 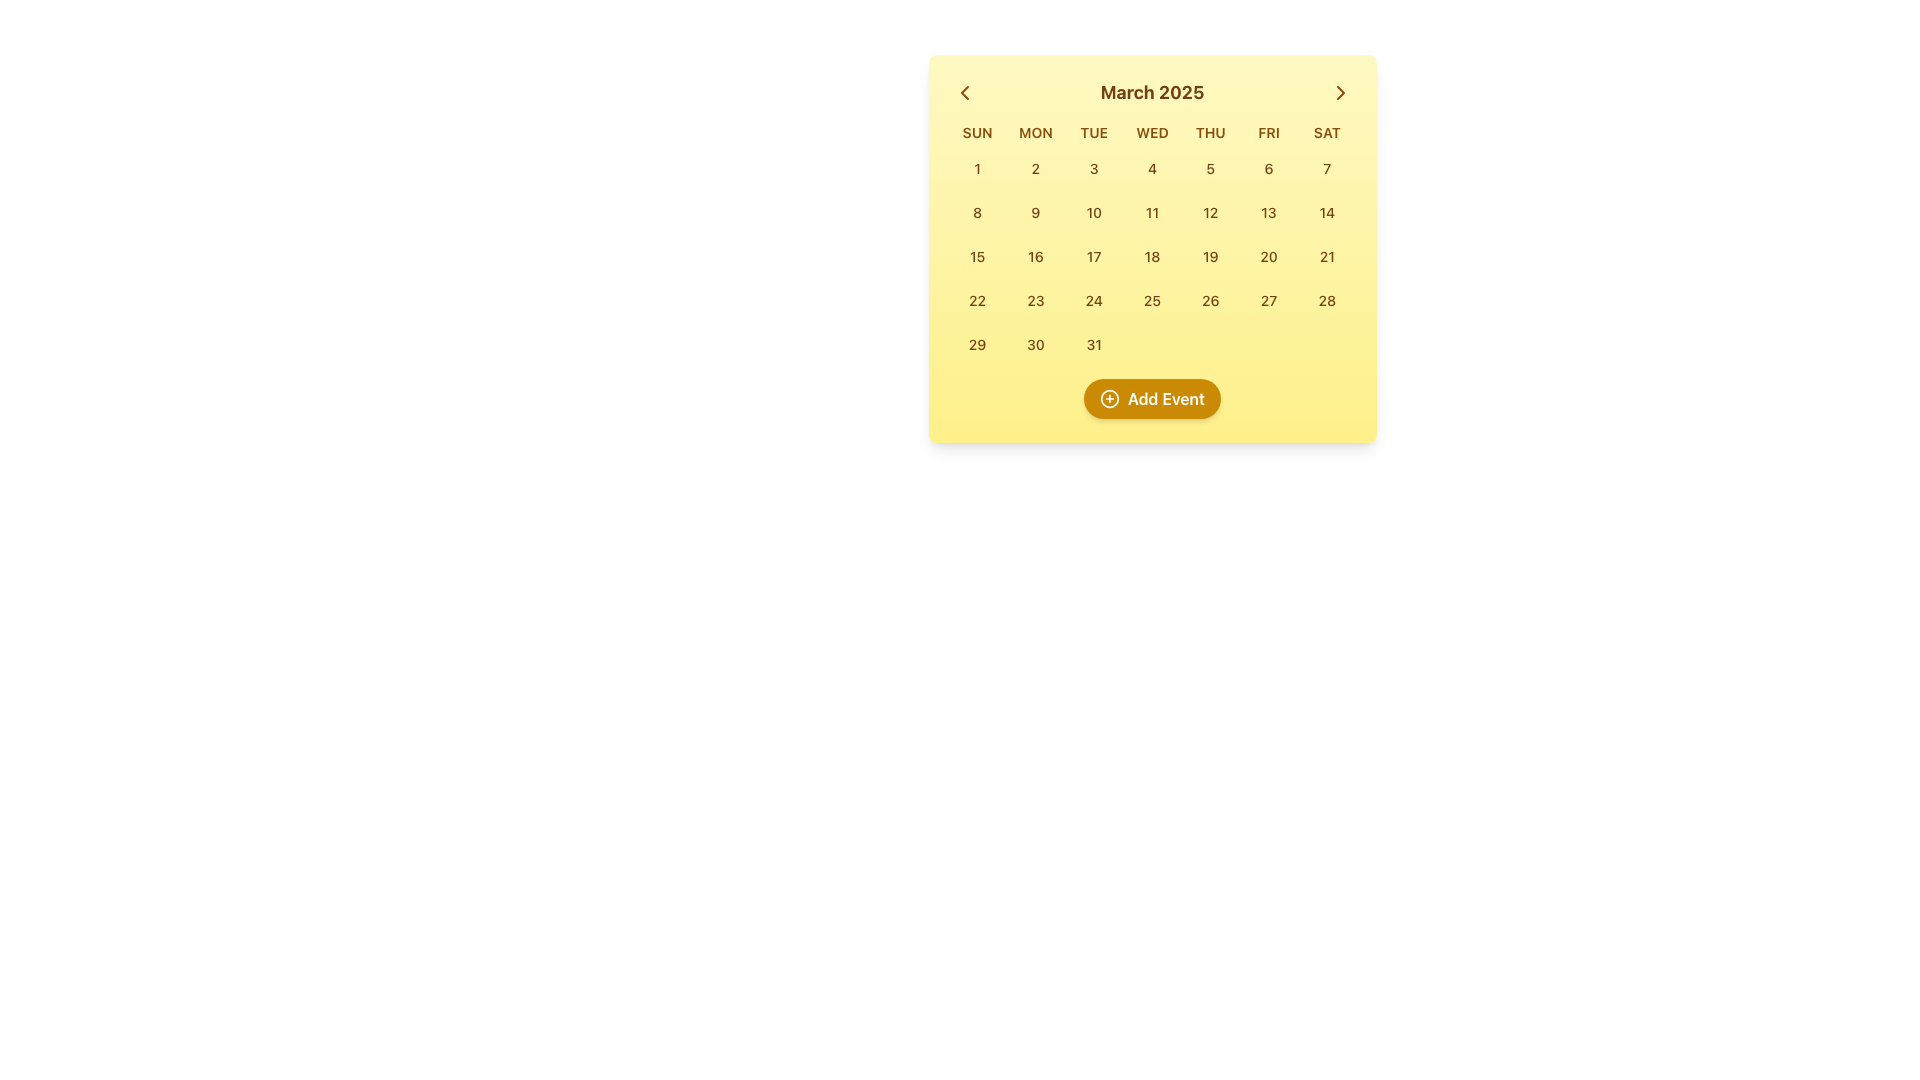 I want to click on the text label indicating 'MON', which is the second label in the sequence of days of the week in the calendar layout, so click(x=1035, y=132).